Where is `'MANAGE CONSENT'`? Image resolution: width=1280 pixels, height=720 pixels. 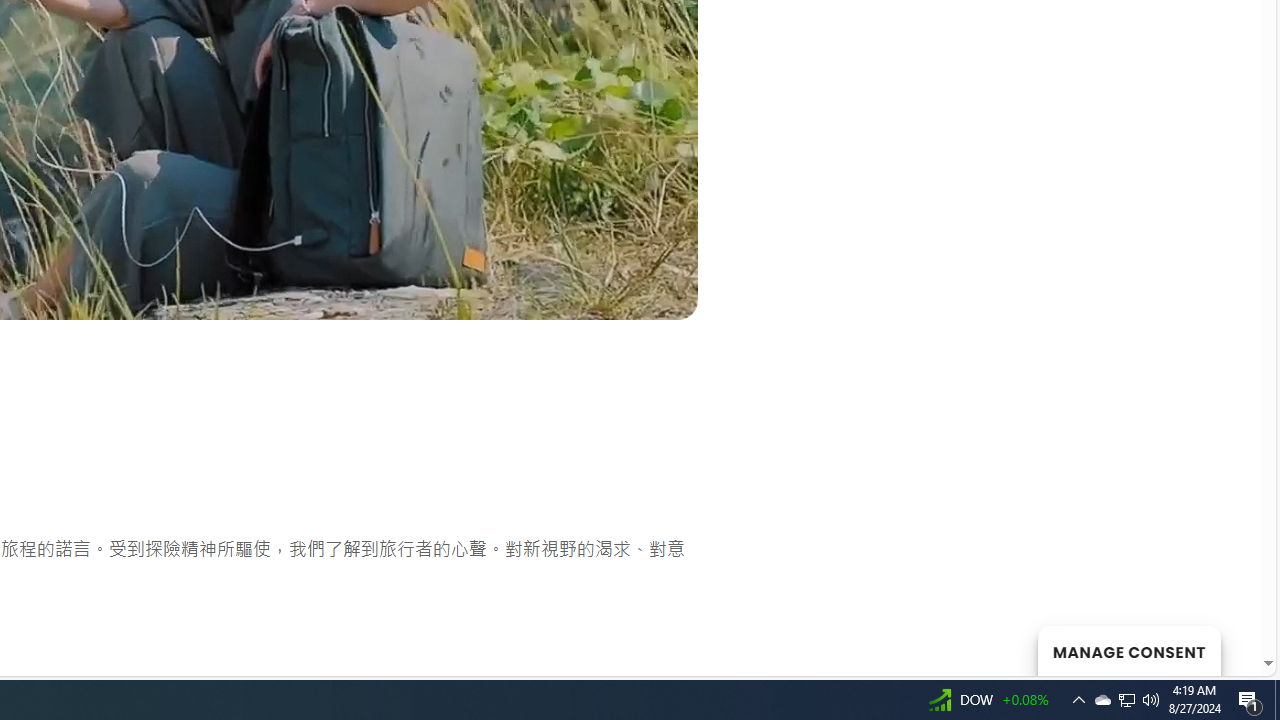 'MANAGE CONSENT' is located at coordinates (1128, 650).